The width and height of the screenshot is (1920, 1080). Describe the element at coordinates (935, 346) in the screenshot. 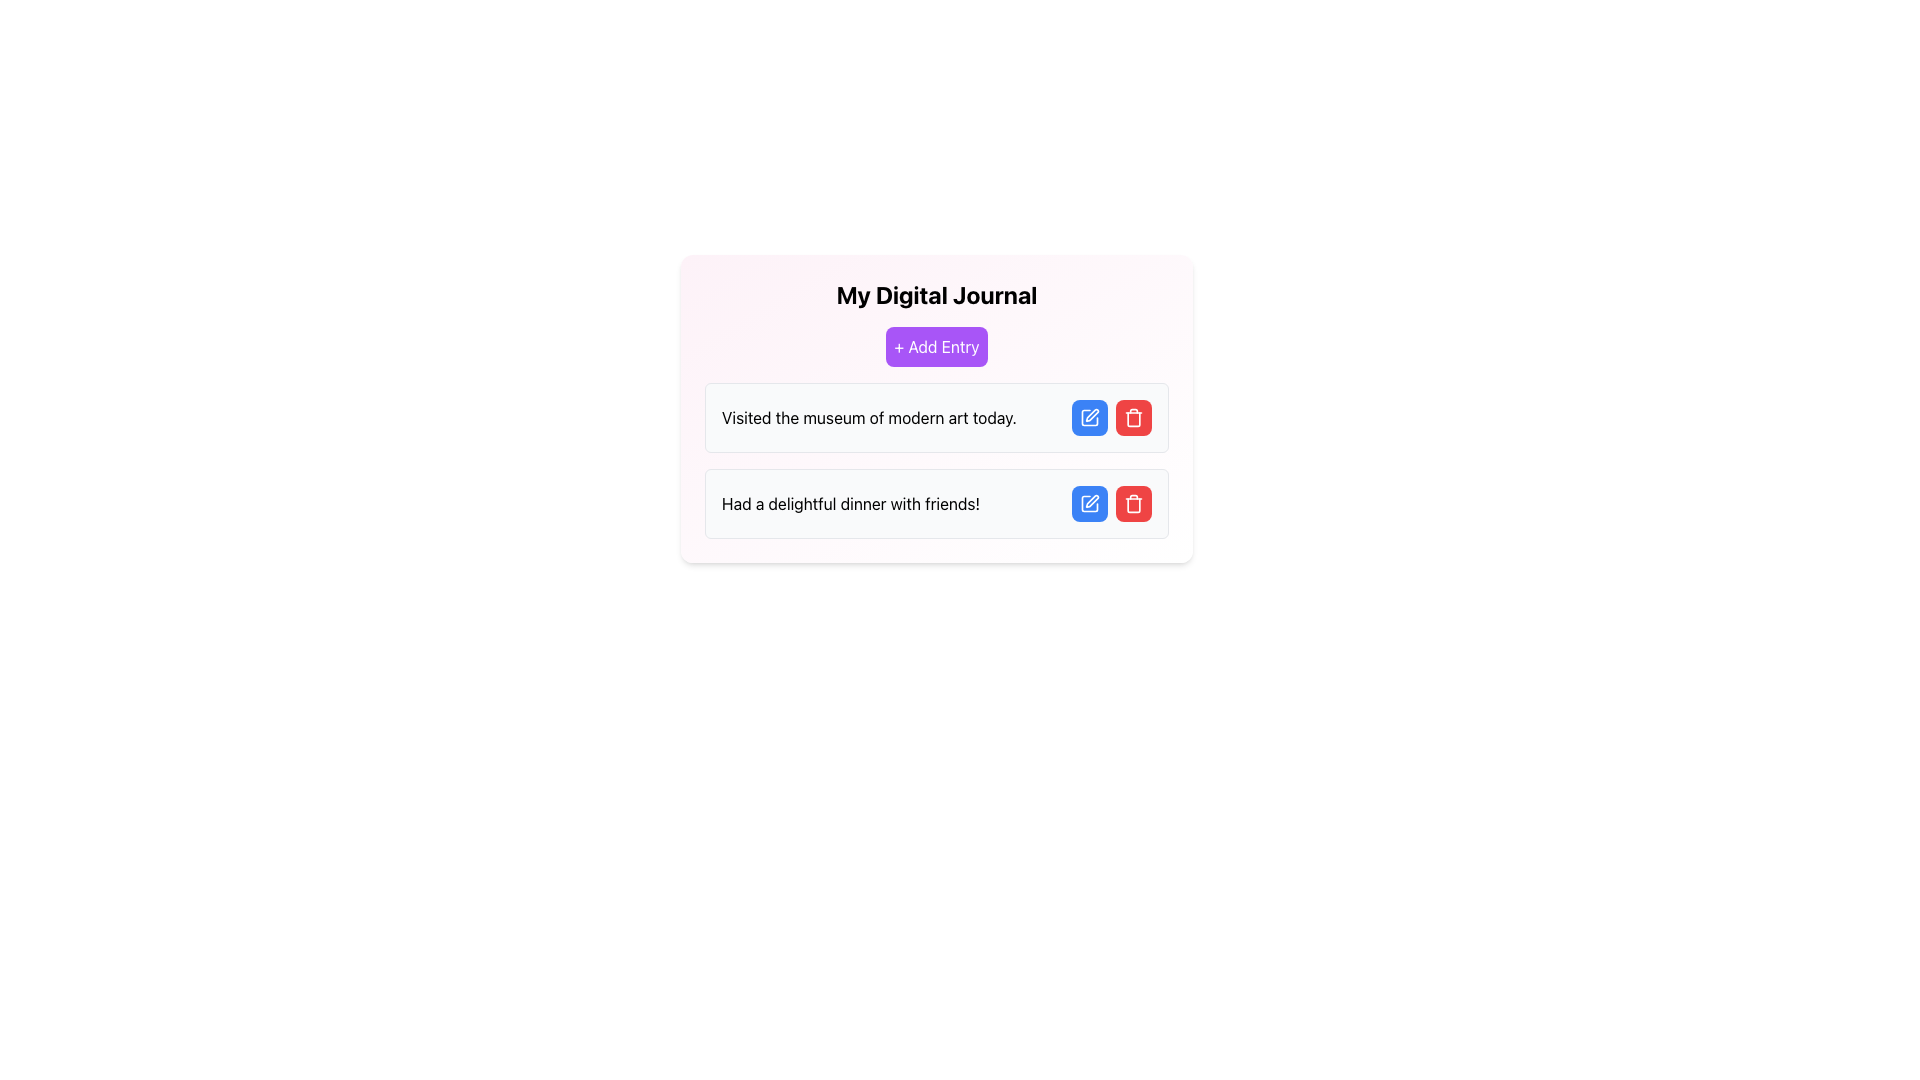

I see `the button located below the header text 'My Digital Journal' to change its background color` at that location.